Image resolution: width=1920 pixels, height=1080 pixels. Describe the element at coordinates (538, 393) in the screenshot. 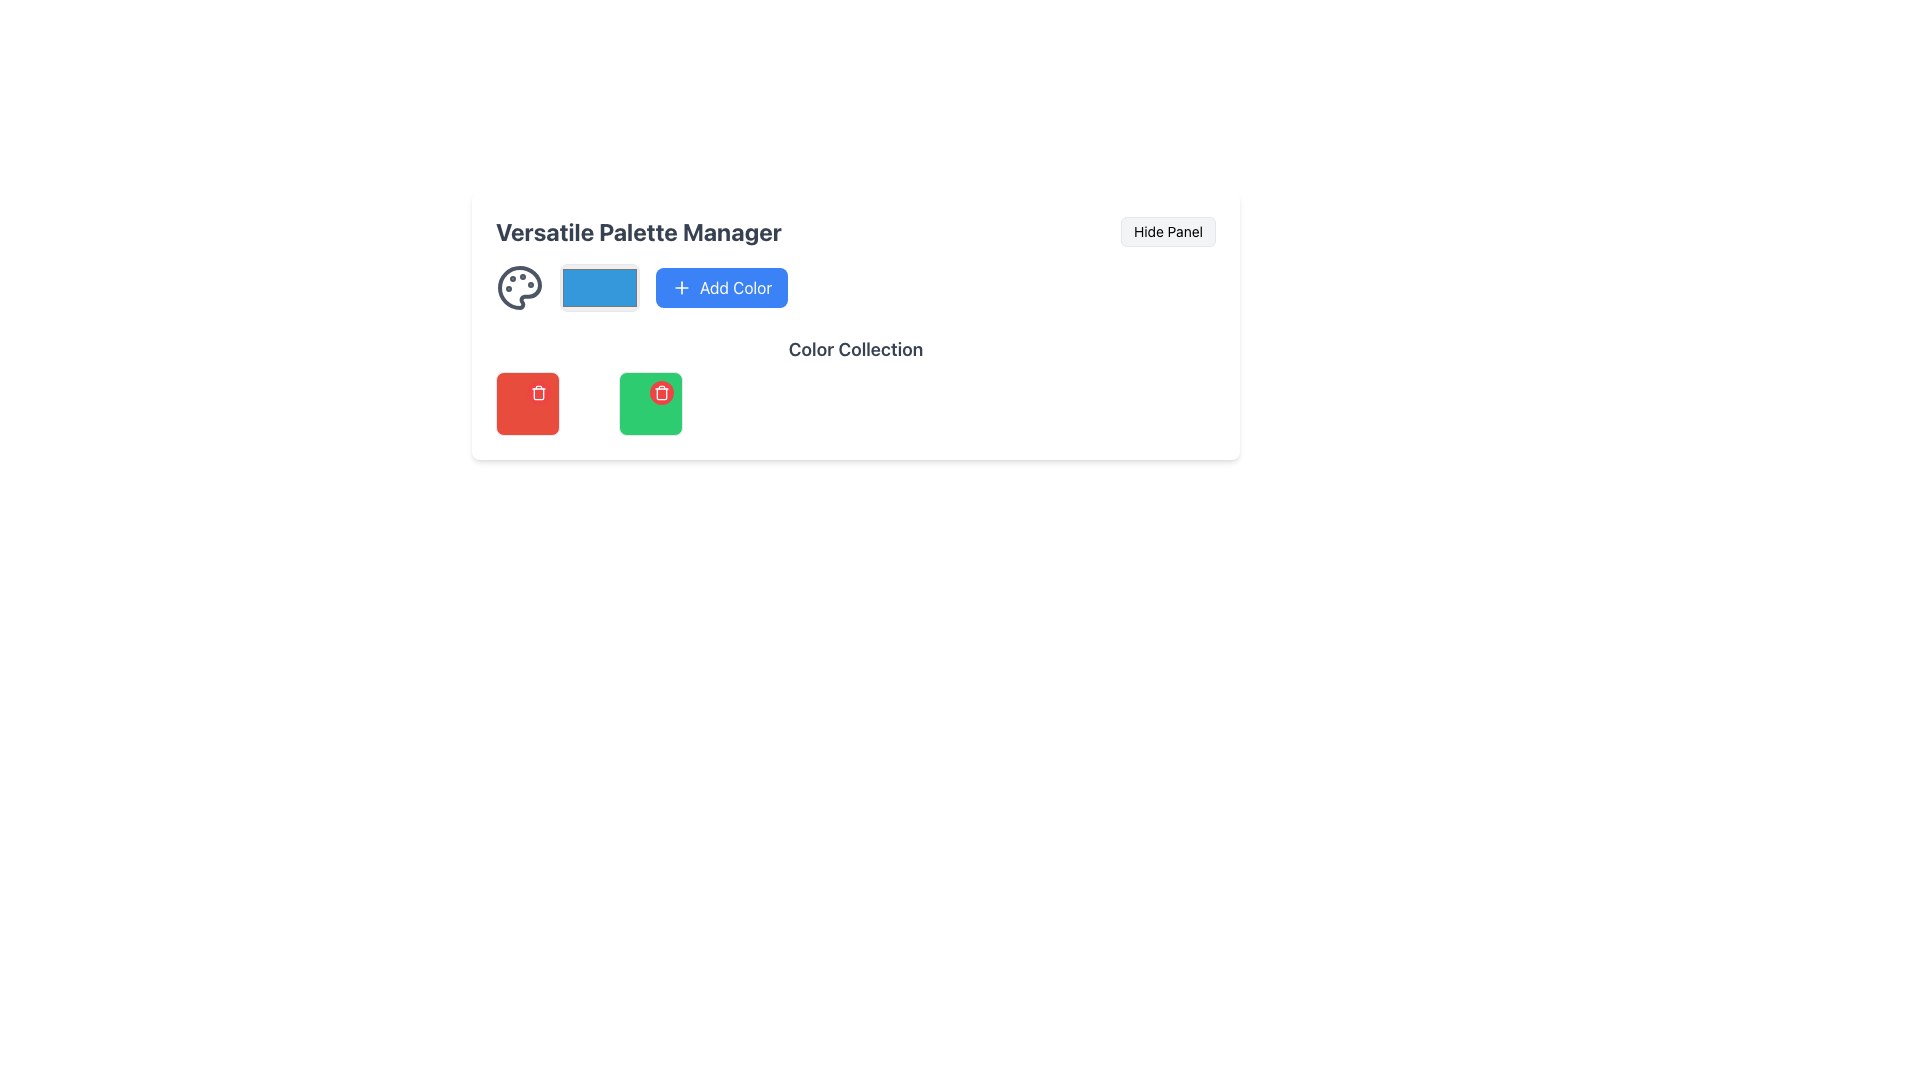

I see `the delete button located at the upper-right corner of the red rectangular card` at that location.